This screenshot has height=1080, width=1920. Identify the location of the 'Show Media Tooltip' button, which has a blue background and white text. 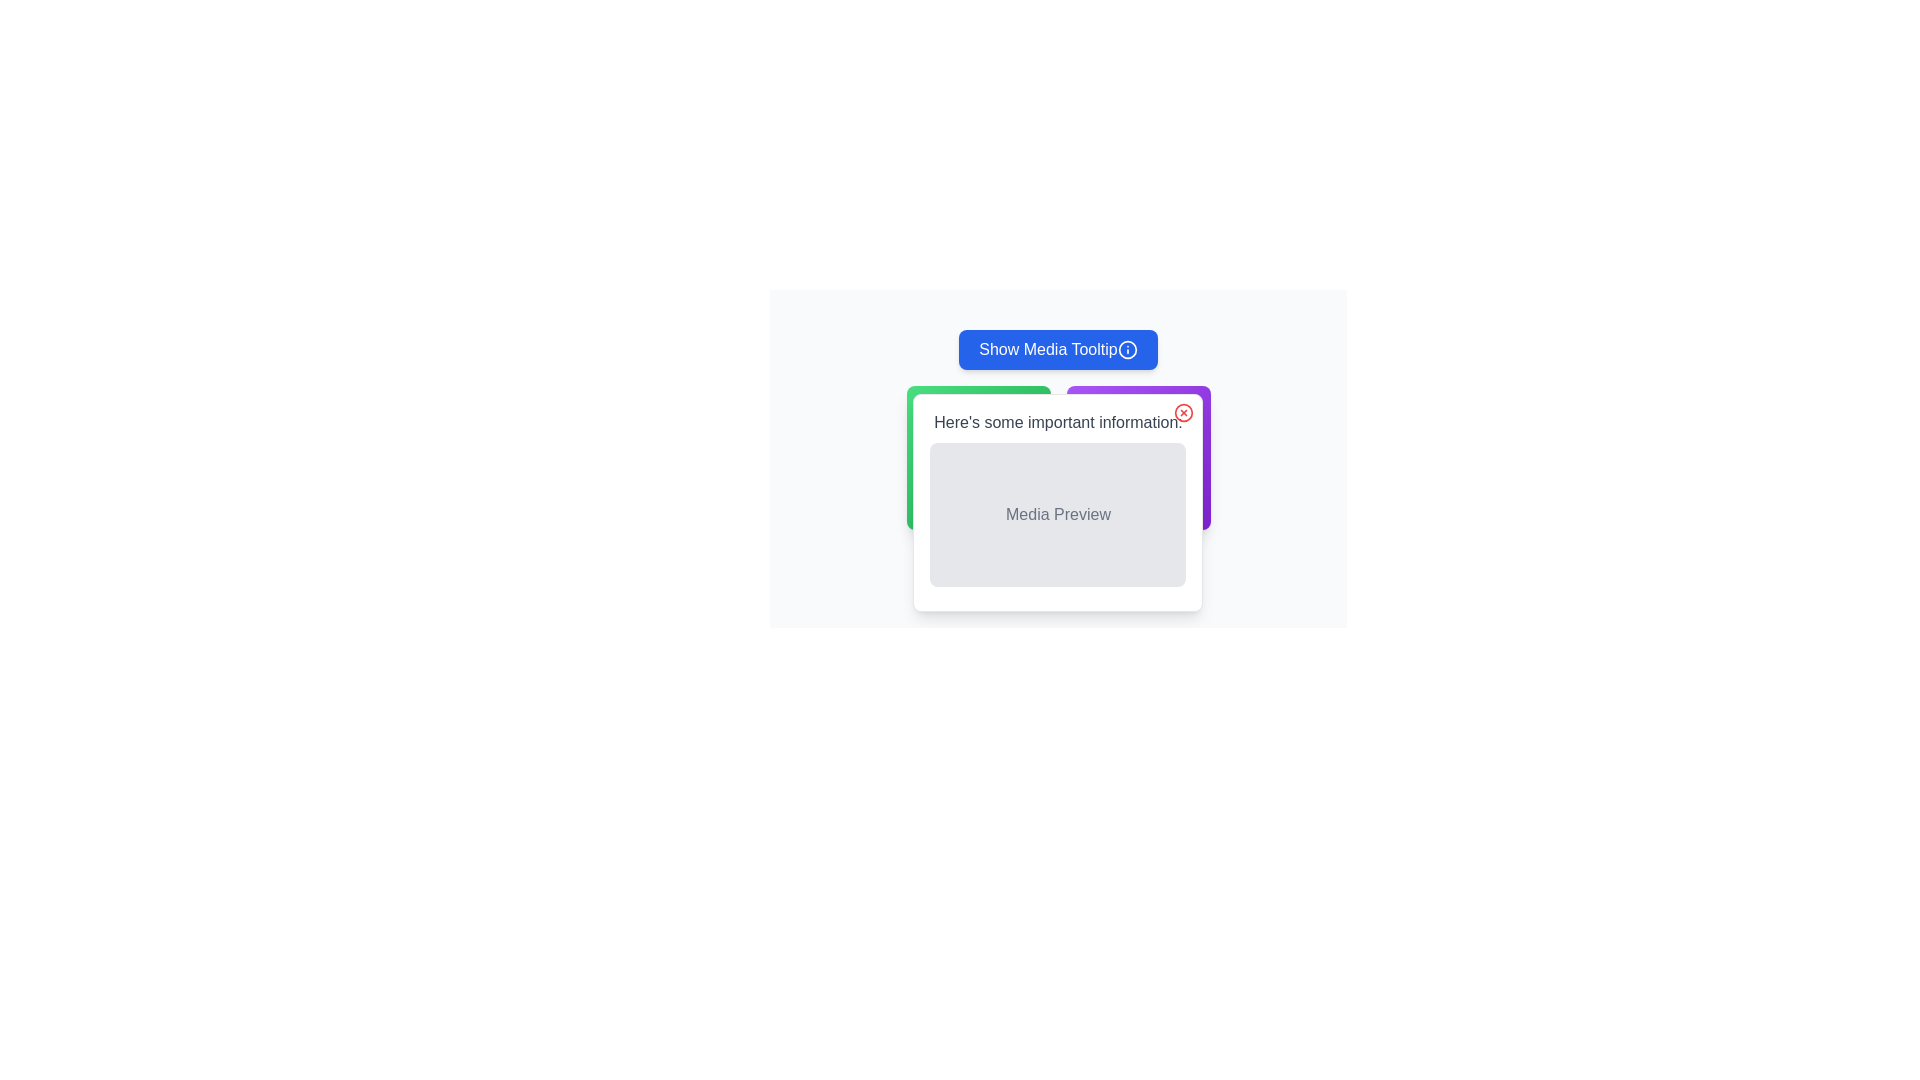
(1057, 349).